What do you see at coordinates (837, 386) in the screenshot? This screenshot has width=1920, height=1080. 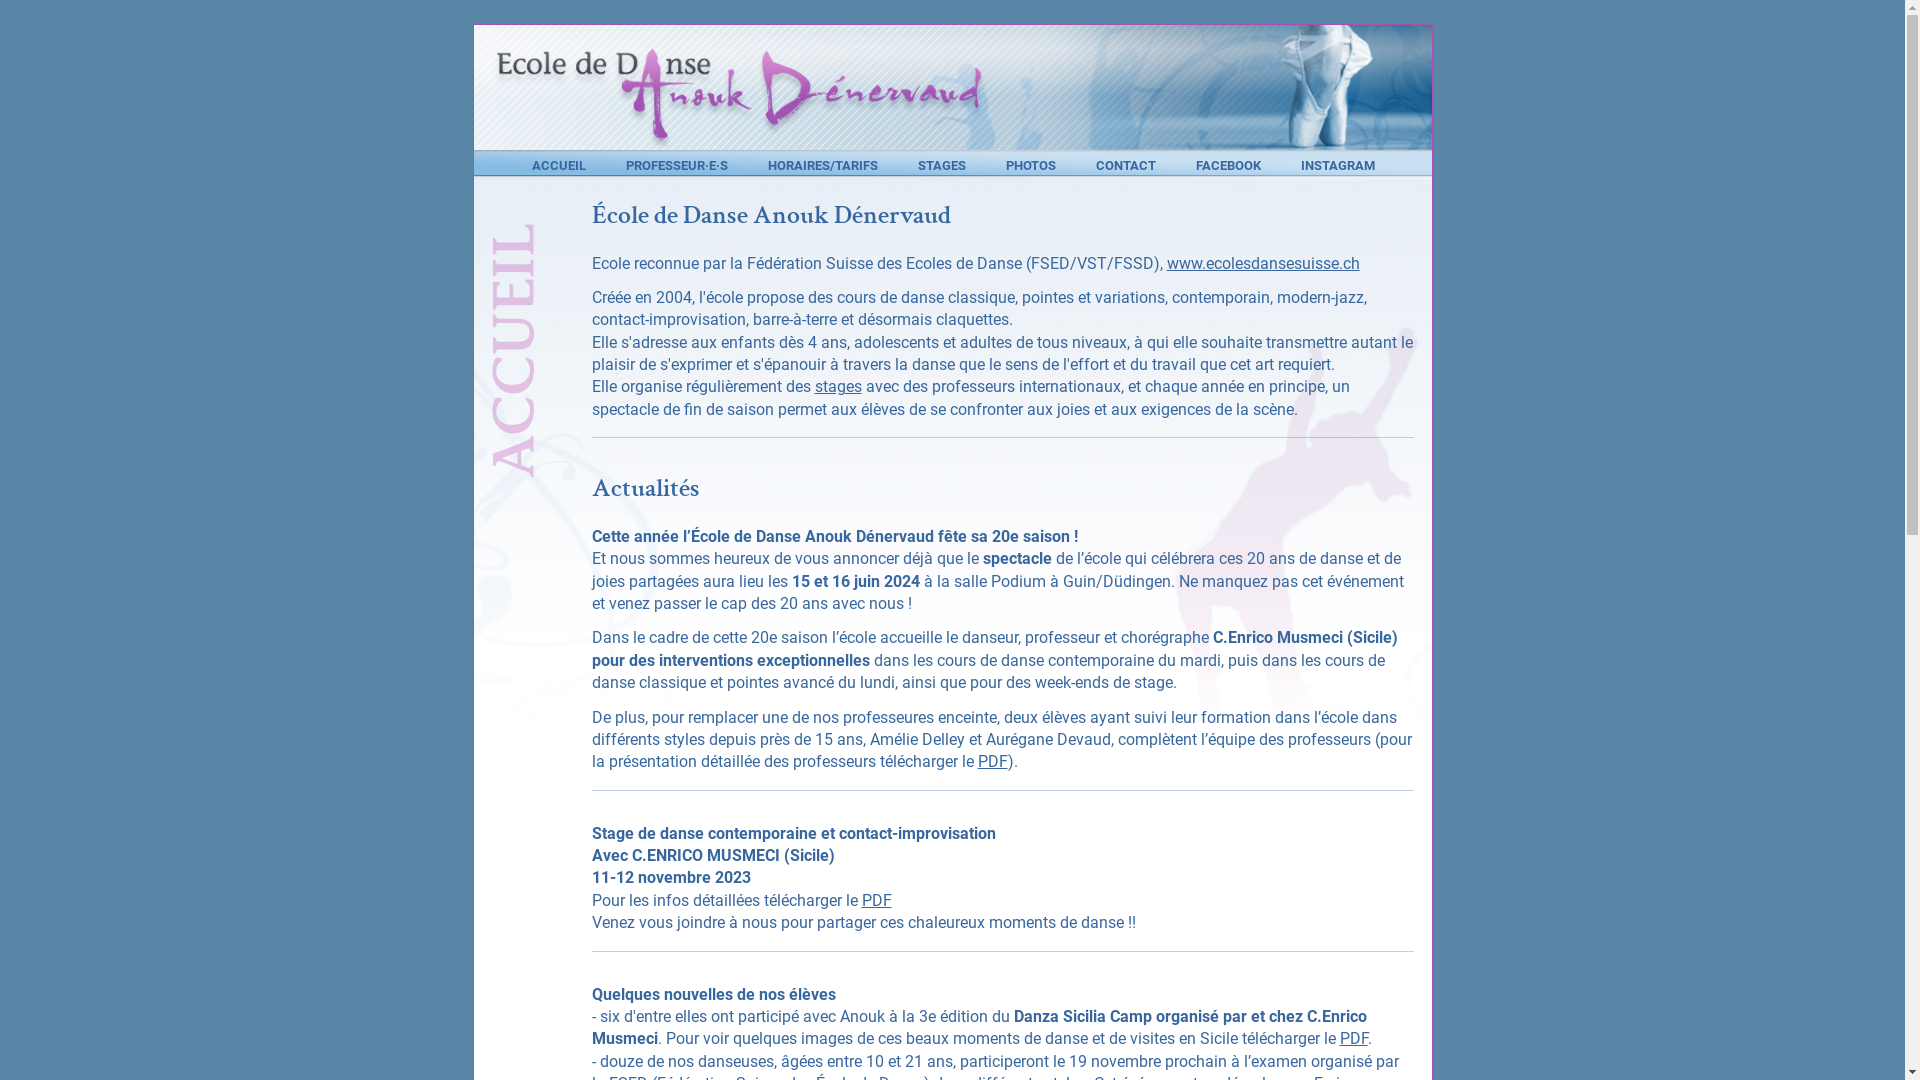 I see `'stages'` at bounding box center [837, 386].